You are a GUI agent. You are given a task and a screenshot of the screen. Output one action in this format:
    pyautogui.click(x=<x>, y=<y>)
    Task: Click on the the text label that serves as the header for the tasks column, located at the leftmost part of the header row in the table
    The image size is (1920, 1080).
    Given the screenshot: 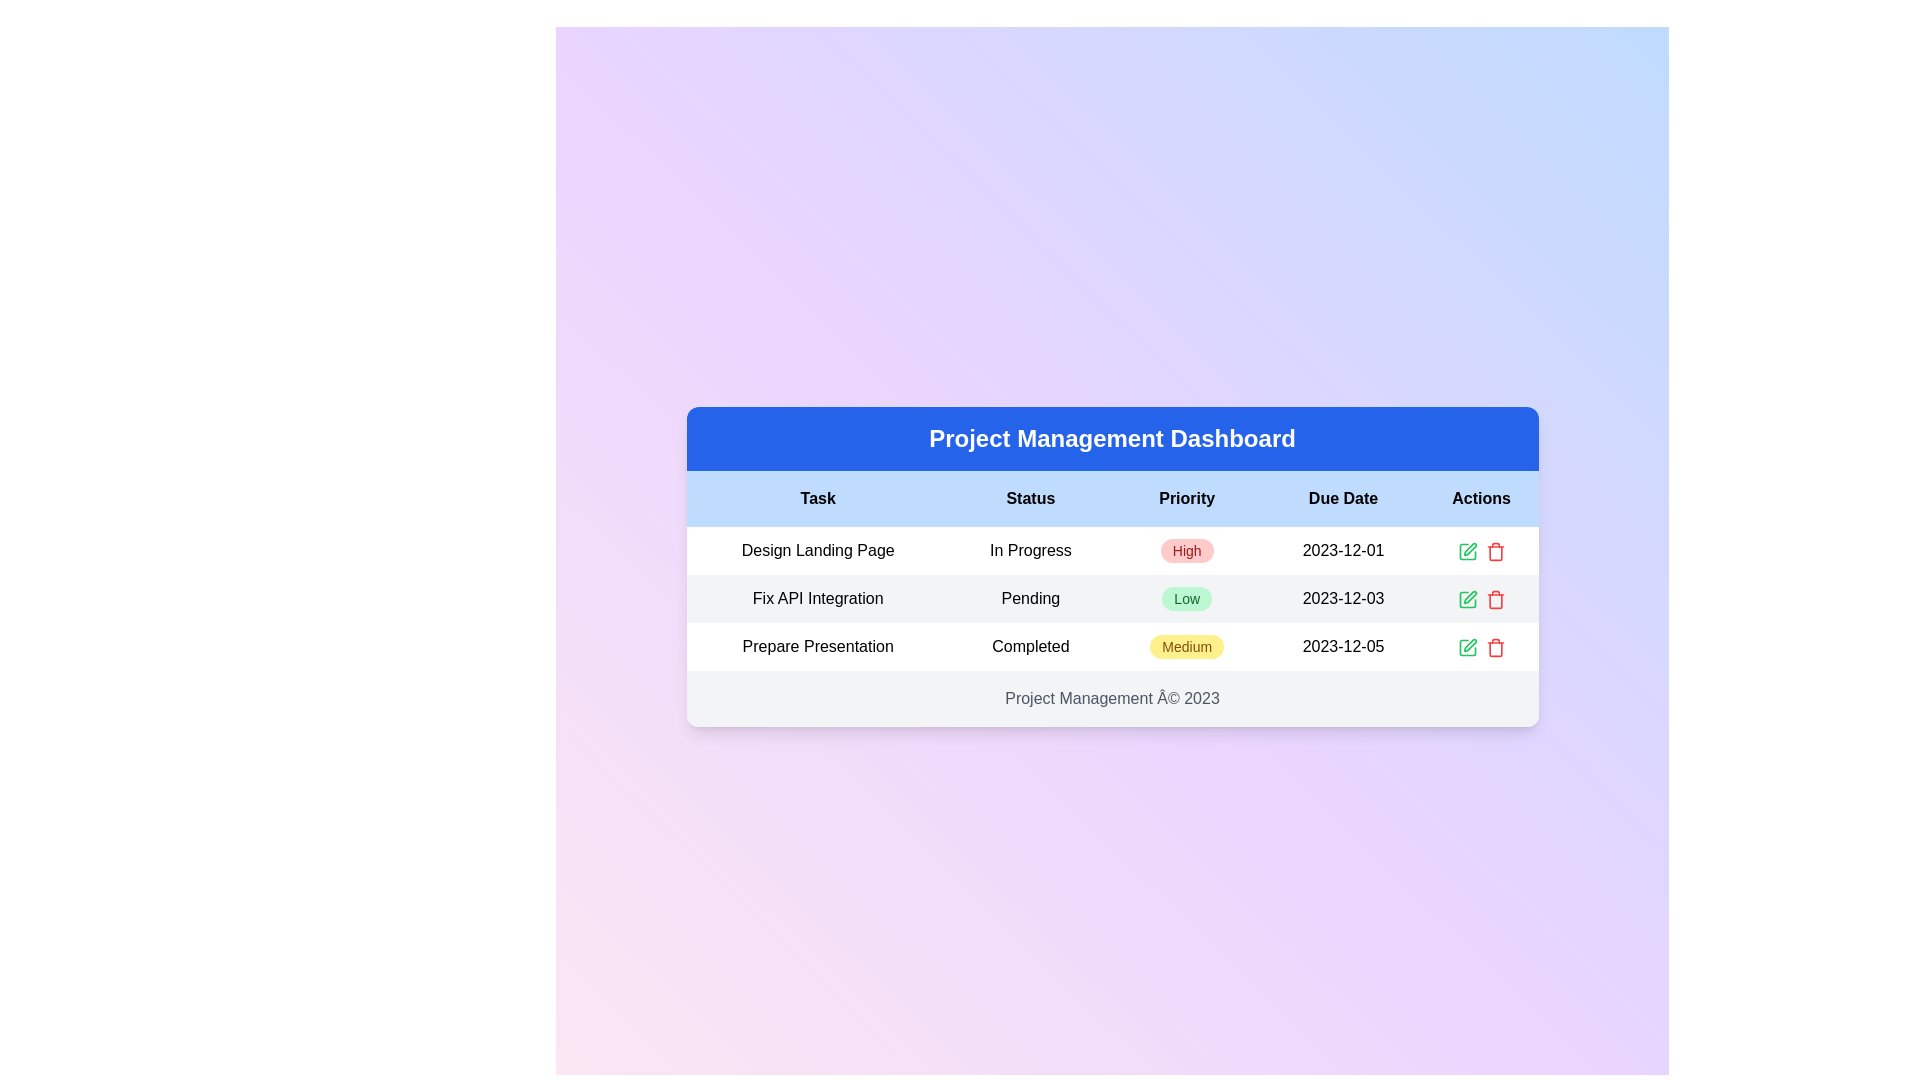 What is the action you would take?
    pyautogui.click(x=818, y=497)
    